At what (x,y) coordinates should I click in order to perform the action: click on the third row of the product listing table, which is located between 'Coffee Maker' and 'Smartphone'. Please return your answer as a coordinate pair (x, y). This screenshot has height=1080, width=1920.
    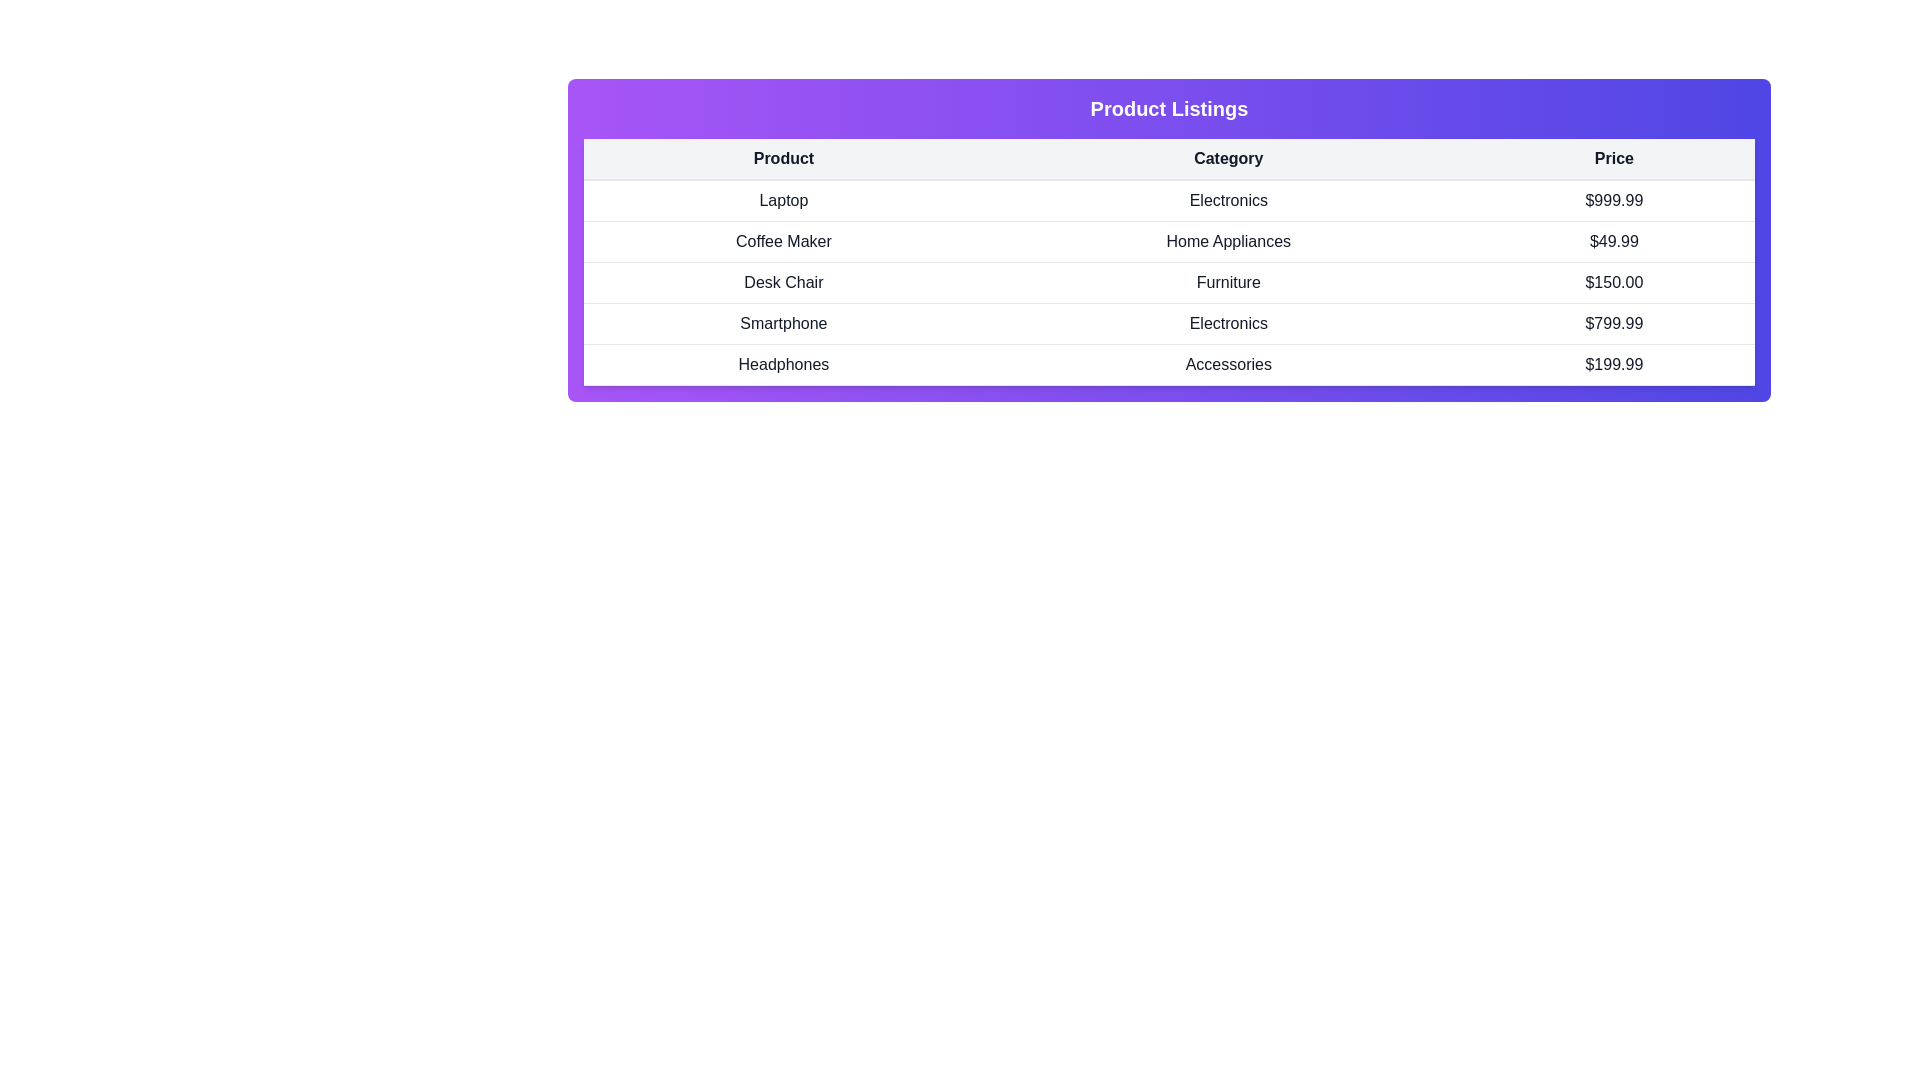
    Looking at the image, I should click on (1169, 282).